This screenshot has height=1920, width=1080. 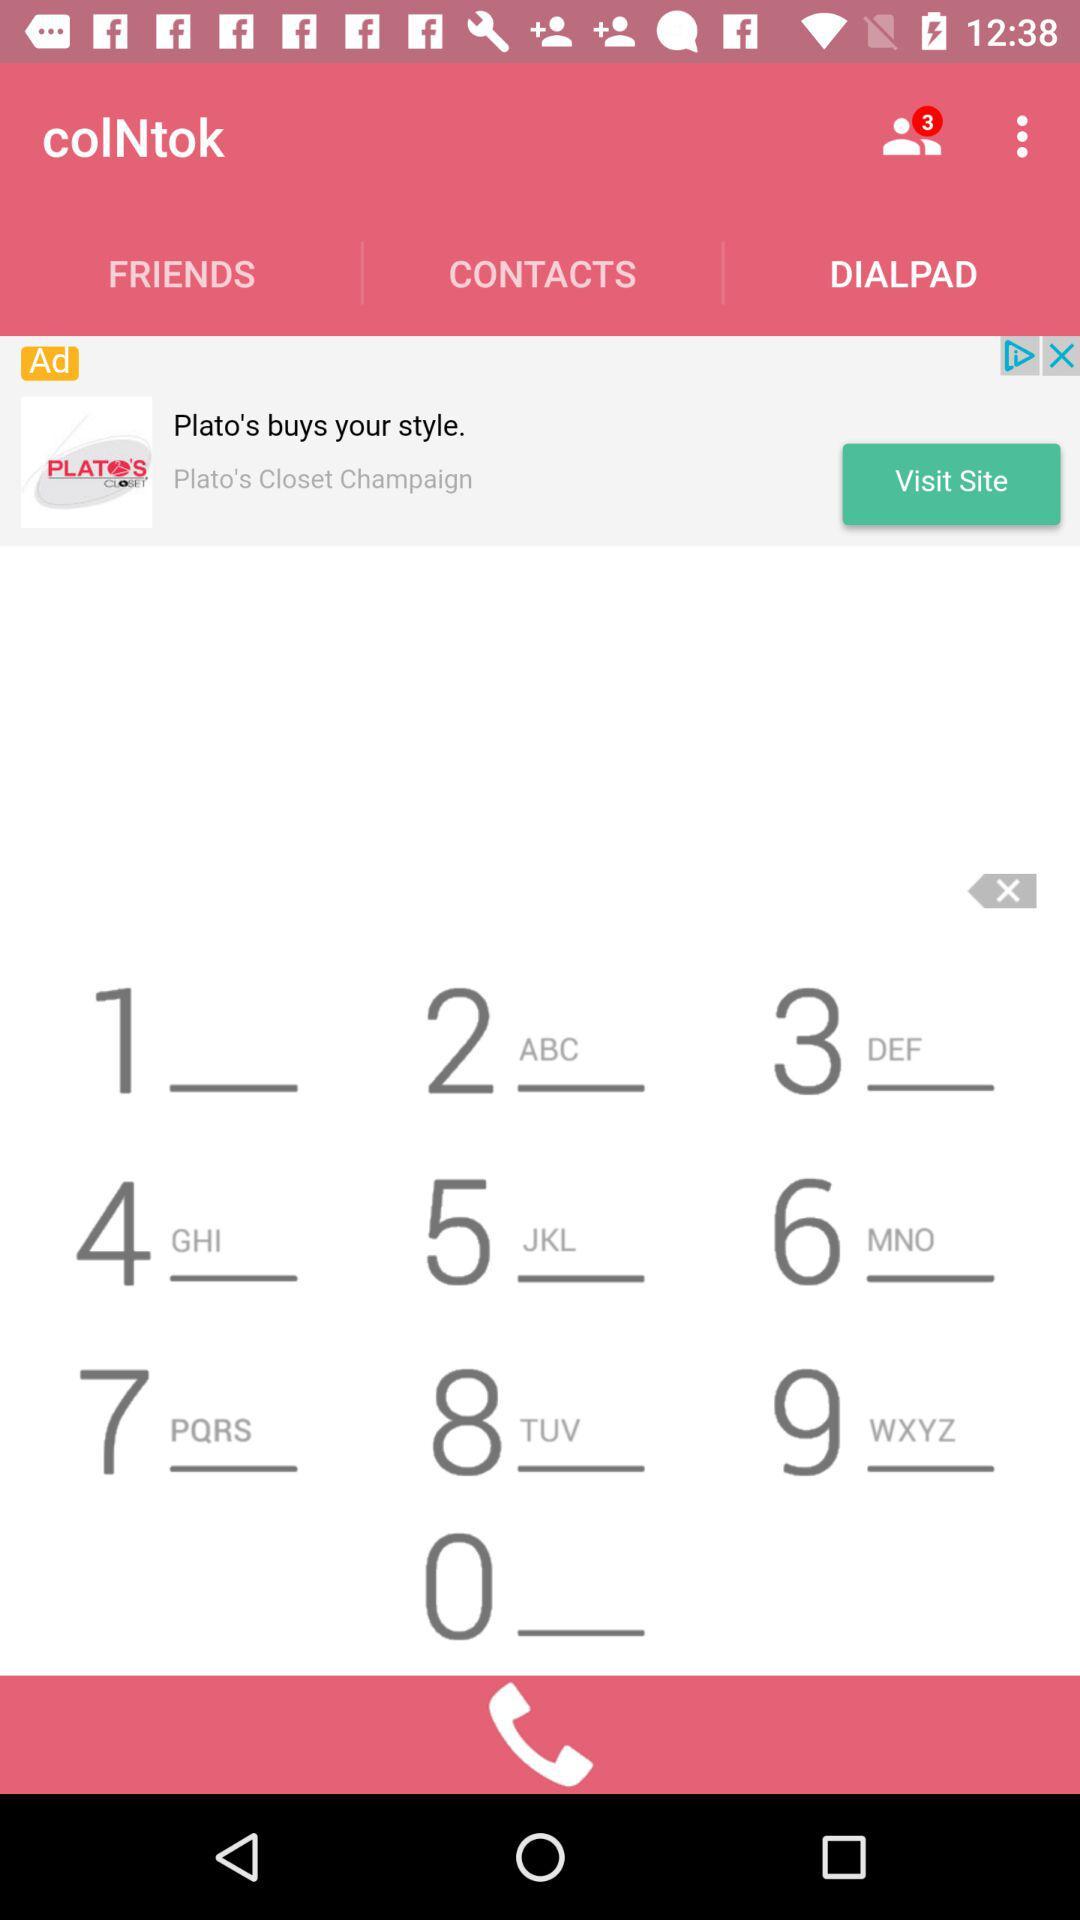 What do you see at coordinates (192, 1032) in the screenshot?
I see `1  icon` at bounding box center [192, 1032].